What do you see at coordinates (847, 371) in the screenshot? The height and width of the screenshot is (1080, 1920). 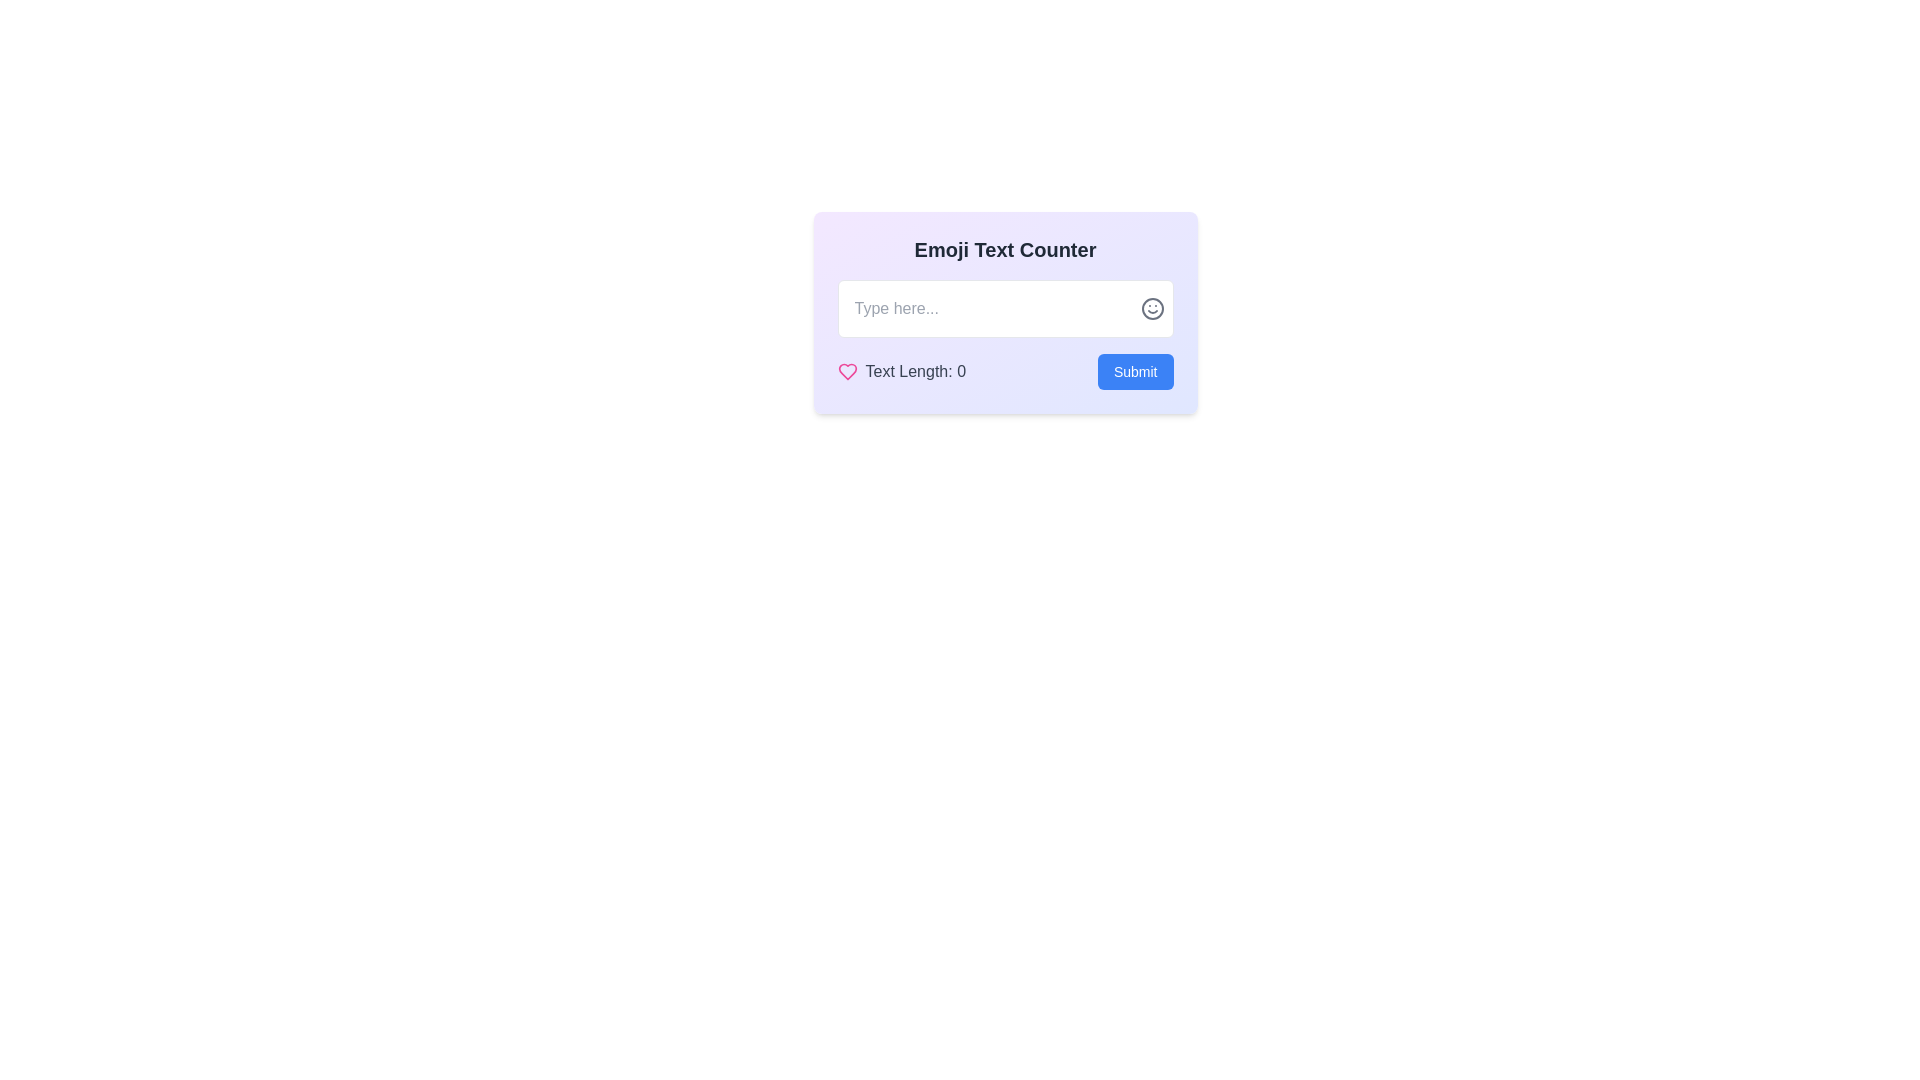 I see `the decorative or symbolic icon representing love or affection in the 'Emoji Text Counter' interface, located slightly to the left of the 'Type here...' input box` at bounding box center [847, 371].